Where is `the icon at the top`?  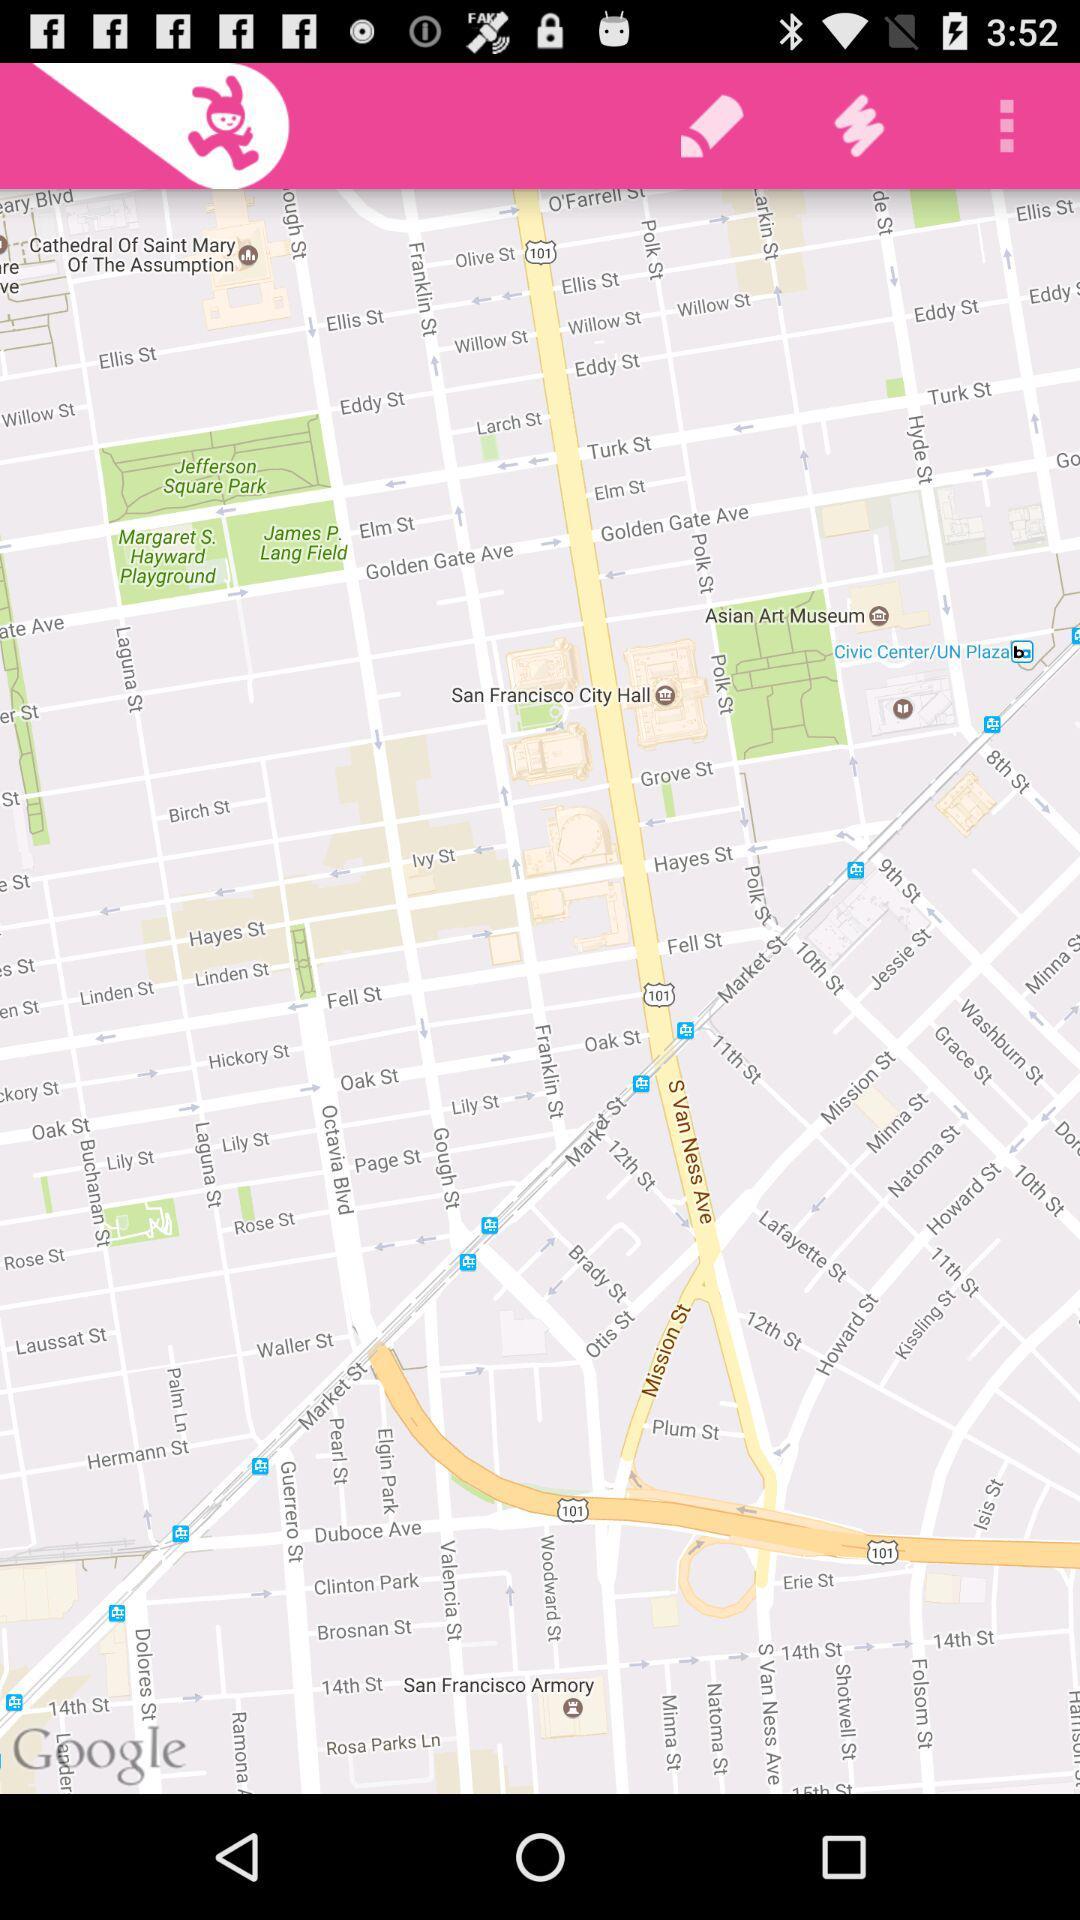 the icon at the top is located at coordinates (711, 124).